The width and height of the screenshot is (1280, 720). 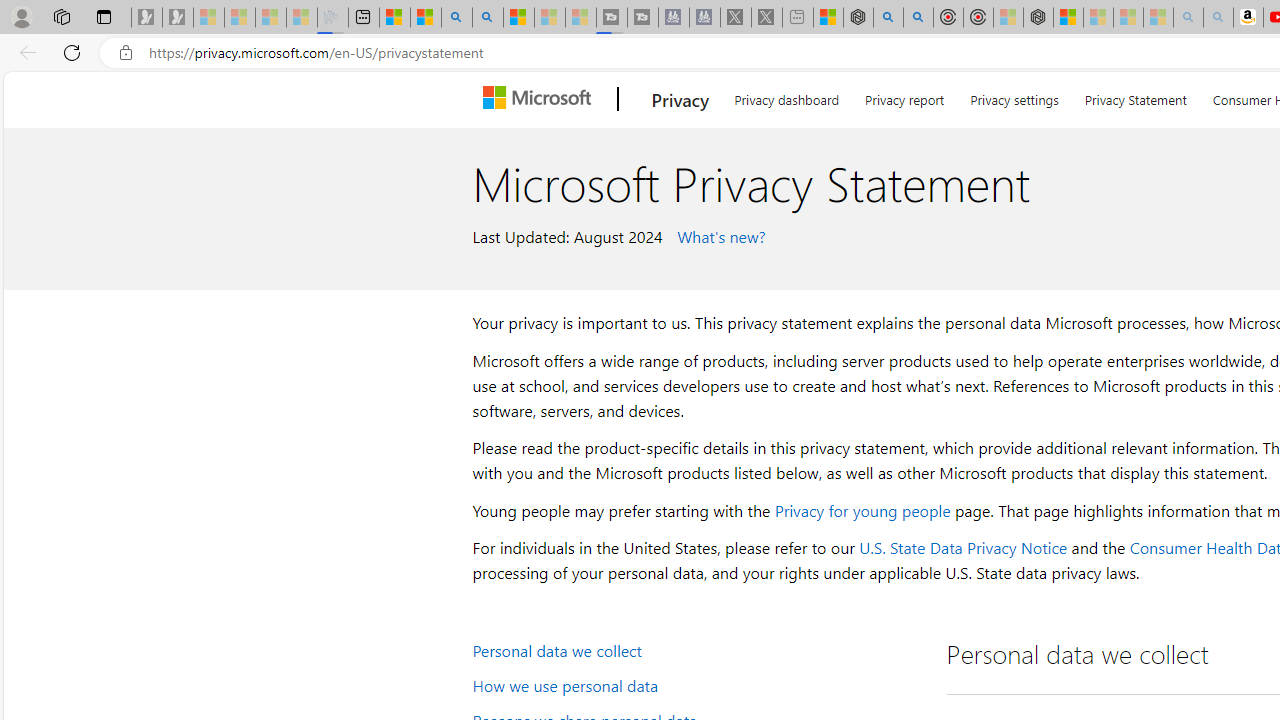 What do you see at coordinates (177, 17) in the screenshot?
I see `'Newsletter Sign Up - Sleeping'` at bounding box center [177, 17].